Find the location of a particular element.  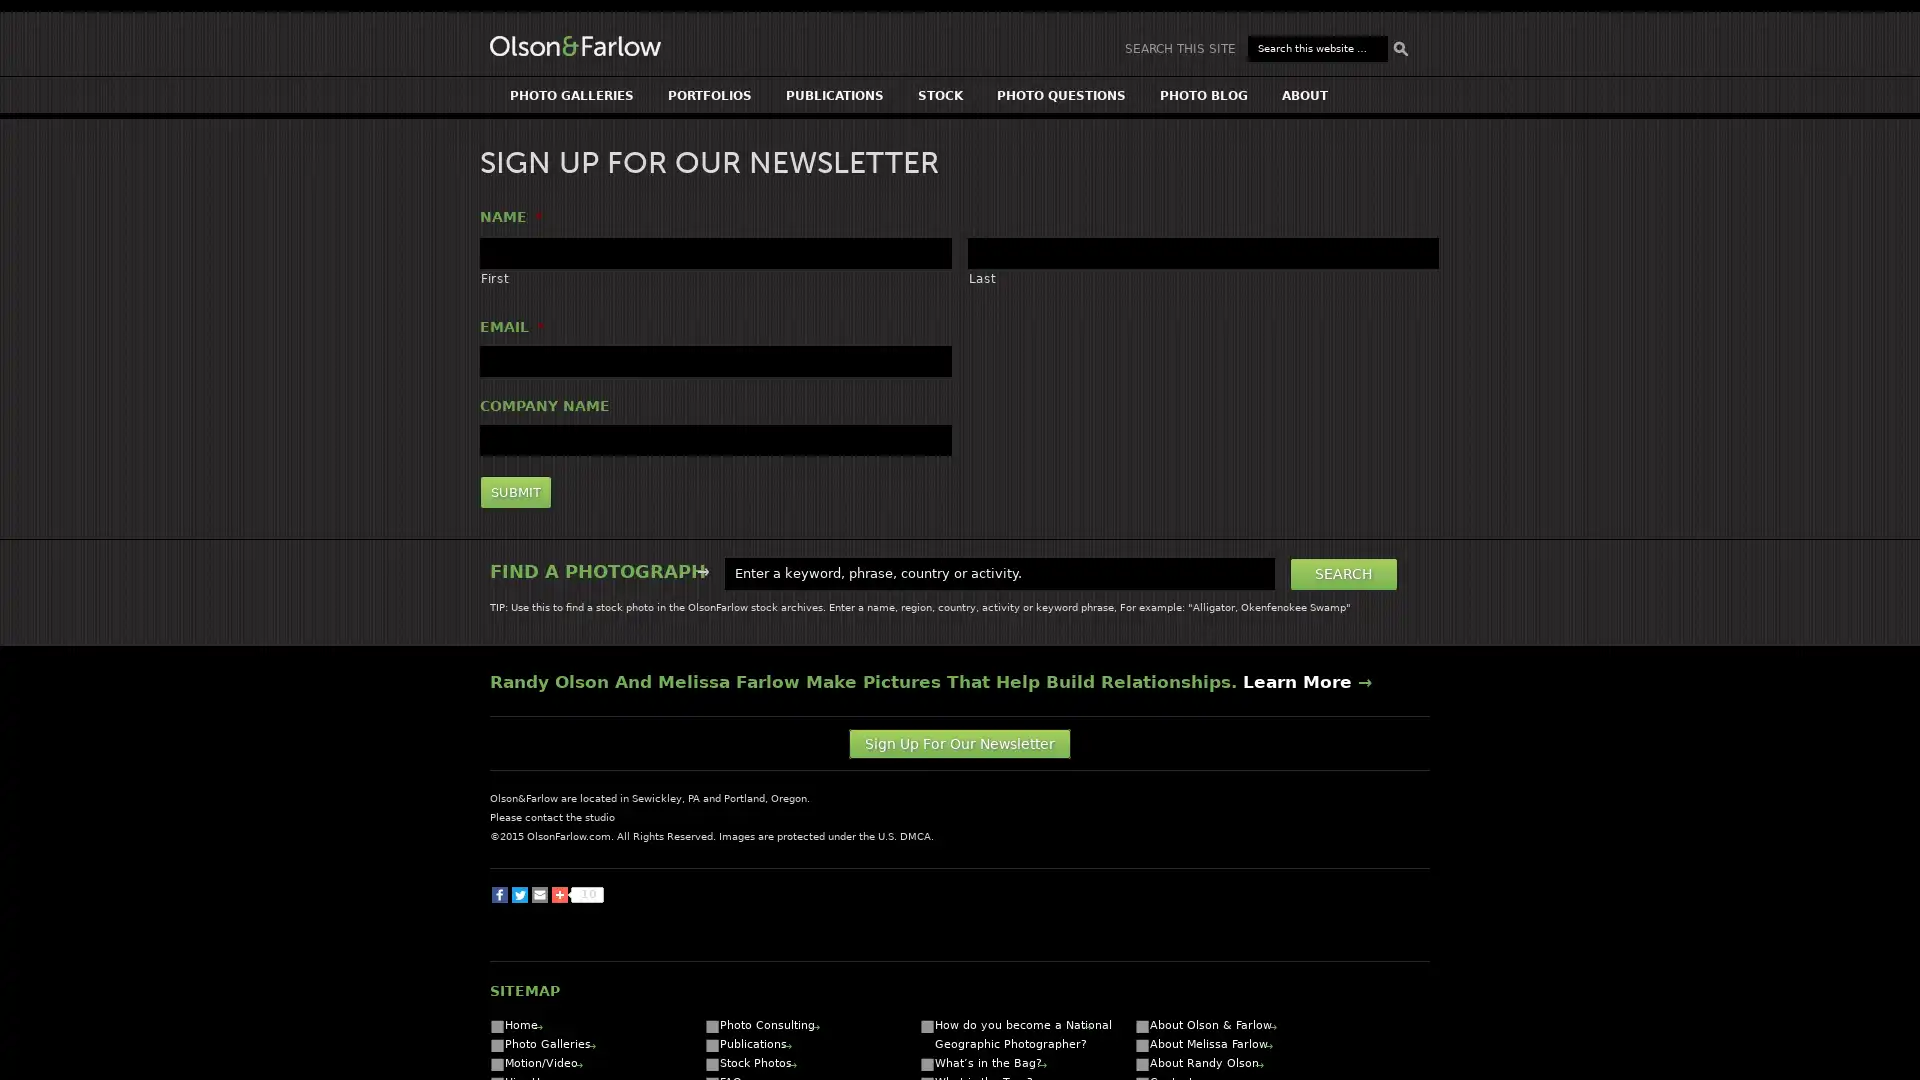

Submit is located at coordinates (515, 492).